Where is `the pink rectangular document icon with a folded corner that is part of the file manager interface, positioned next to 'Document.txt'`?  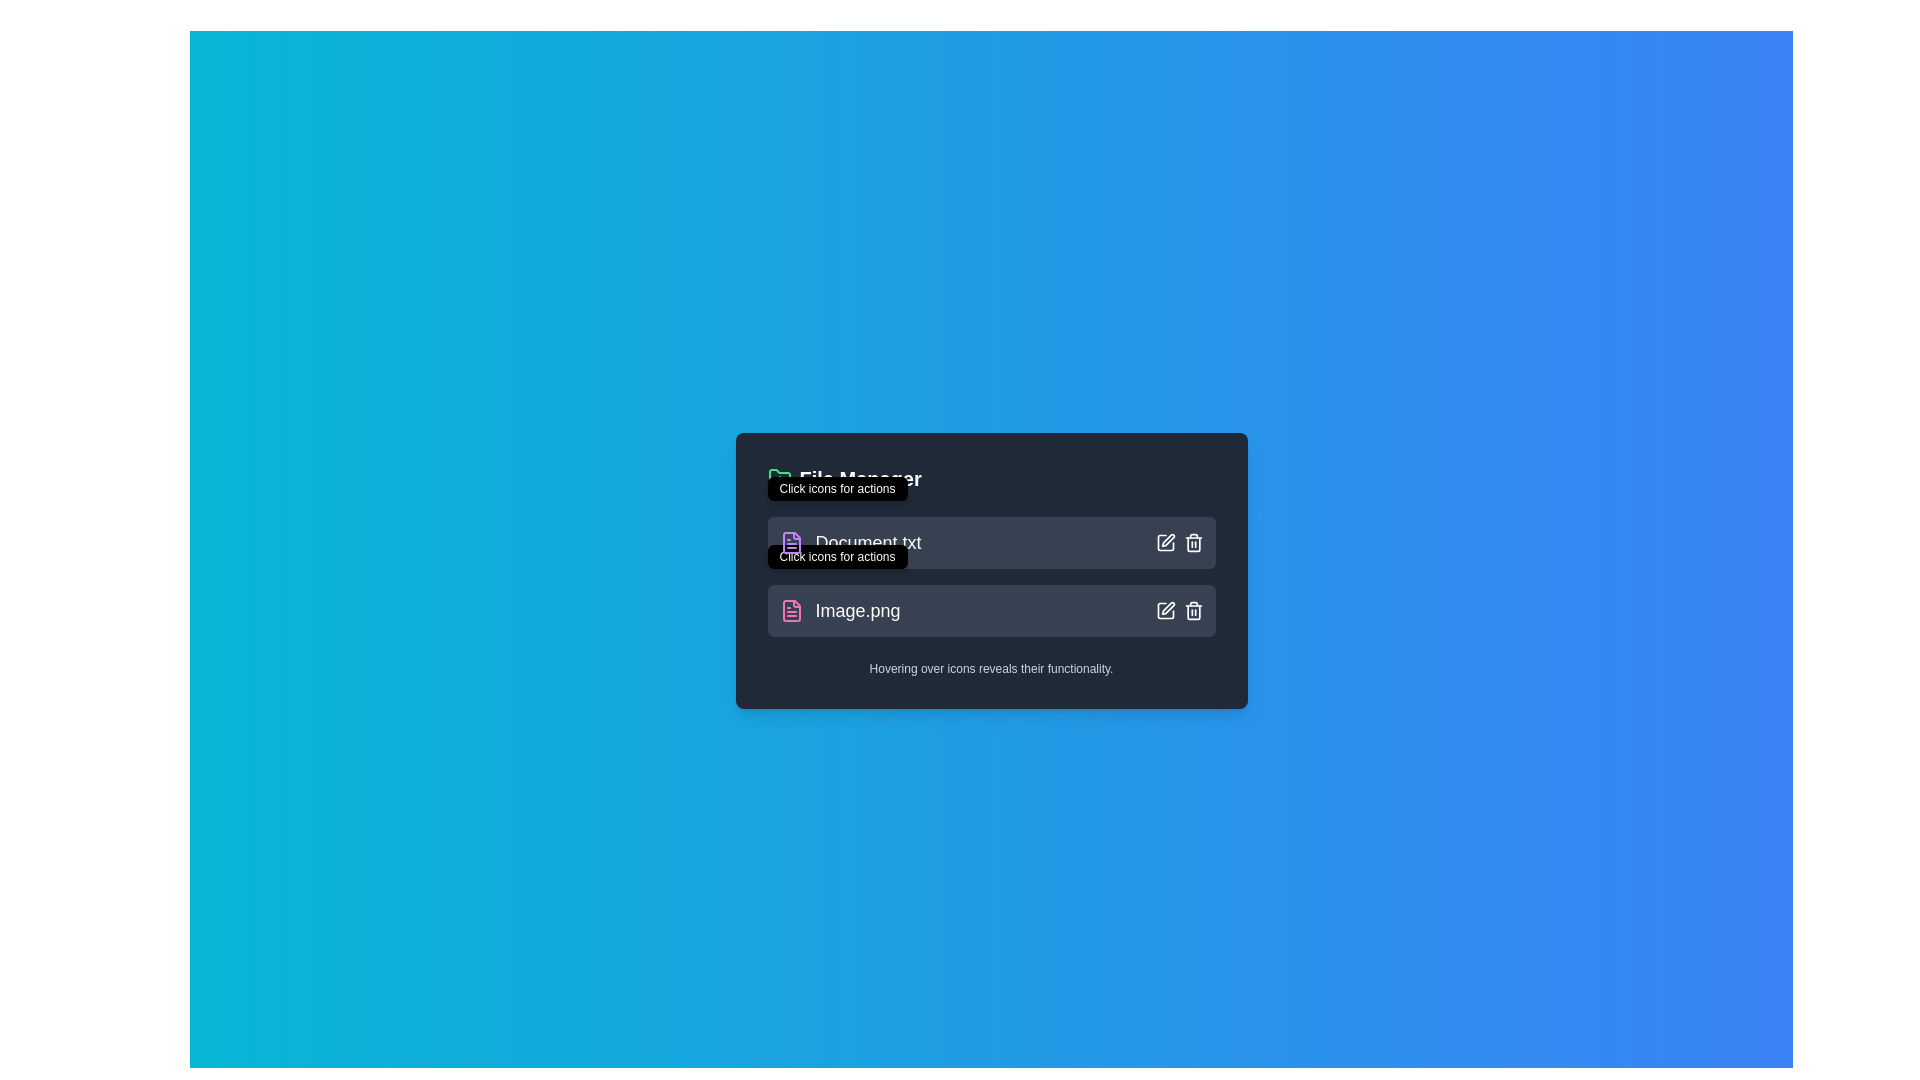 the pink rectangular document icon with a folded corner that is part of the file manager interface, positioned next to 'Document.txt' is located at coordinates (790, 609).